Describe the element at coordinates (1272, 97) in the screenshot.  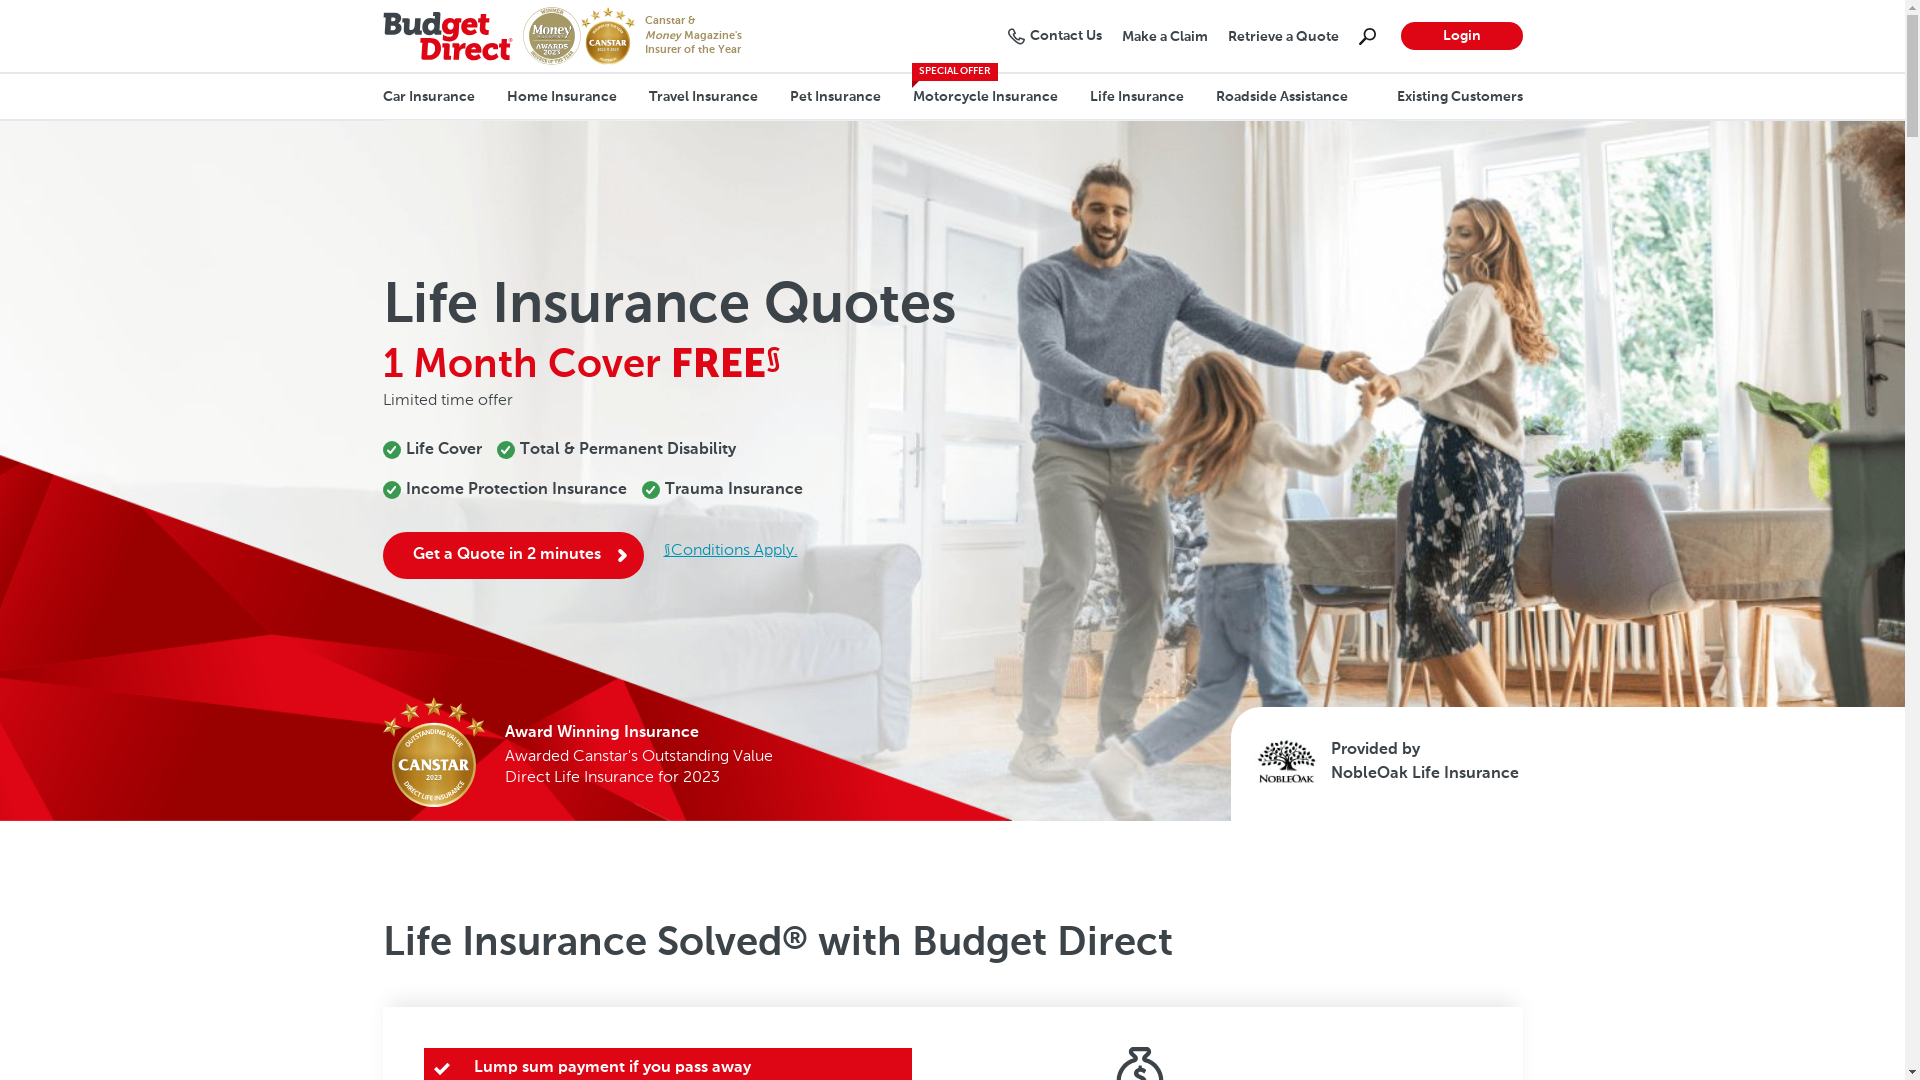
I see `'Roadside Assistance'` at that location.